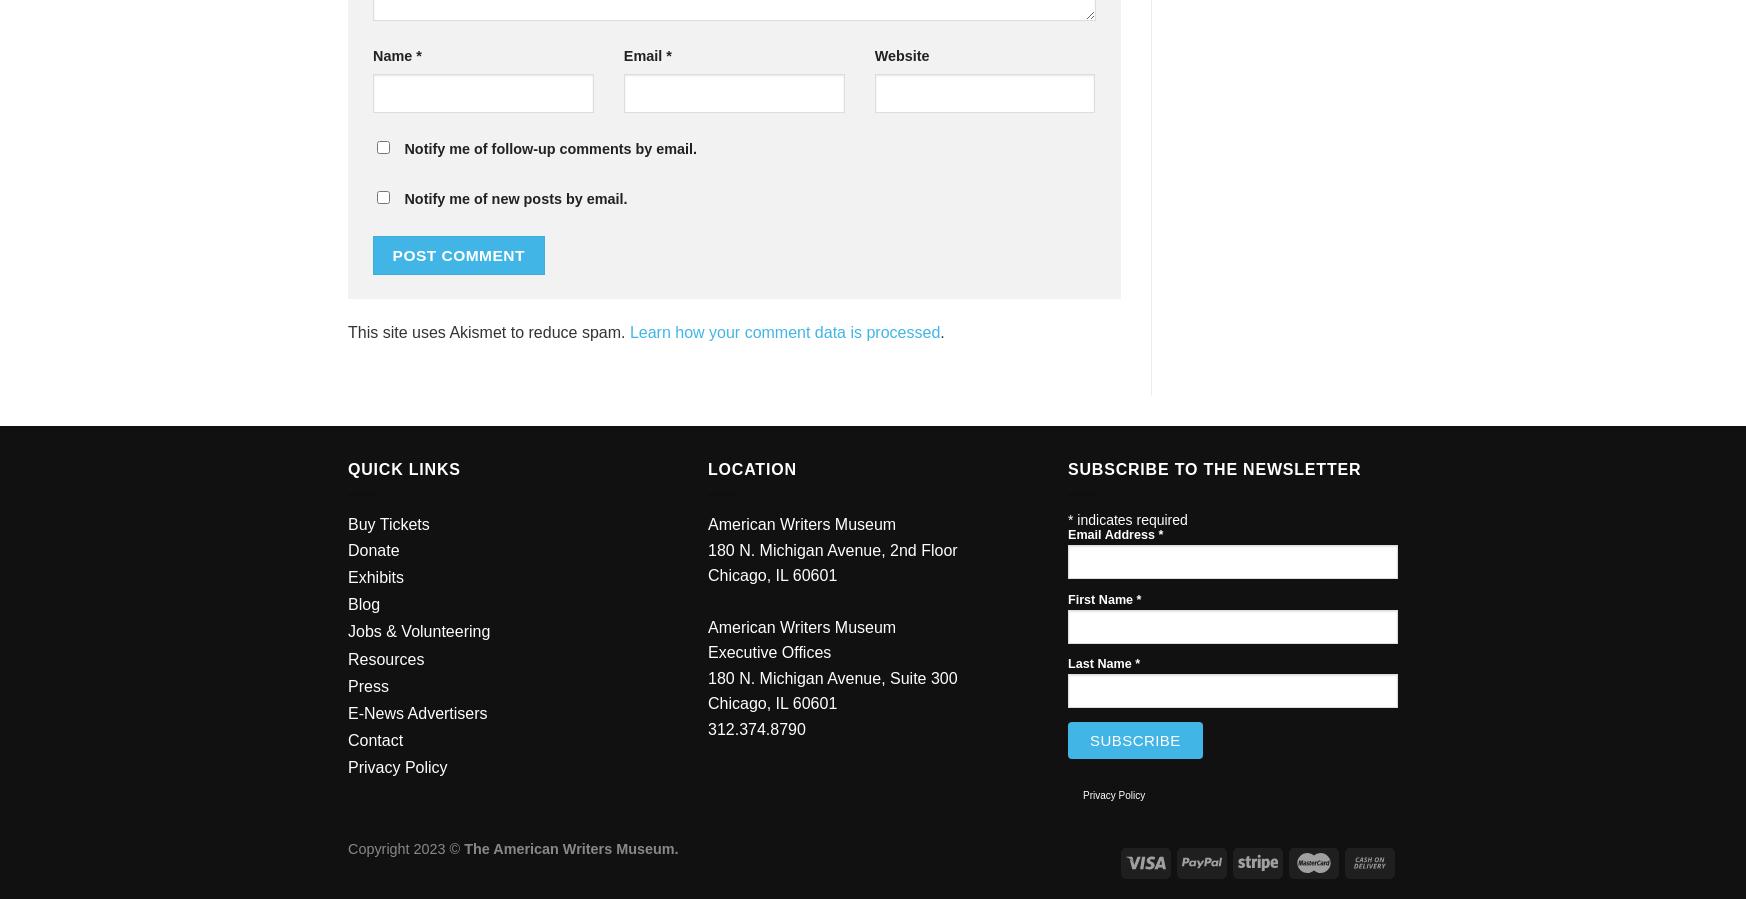 This screenshot has height=899, width=1746. What do you see at coordinates (367, 684) in the screenshot?
I see `'Press'` at bounding box center [367, 684].